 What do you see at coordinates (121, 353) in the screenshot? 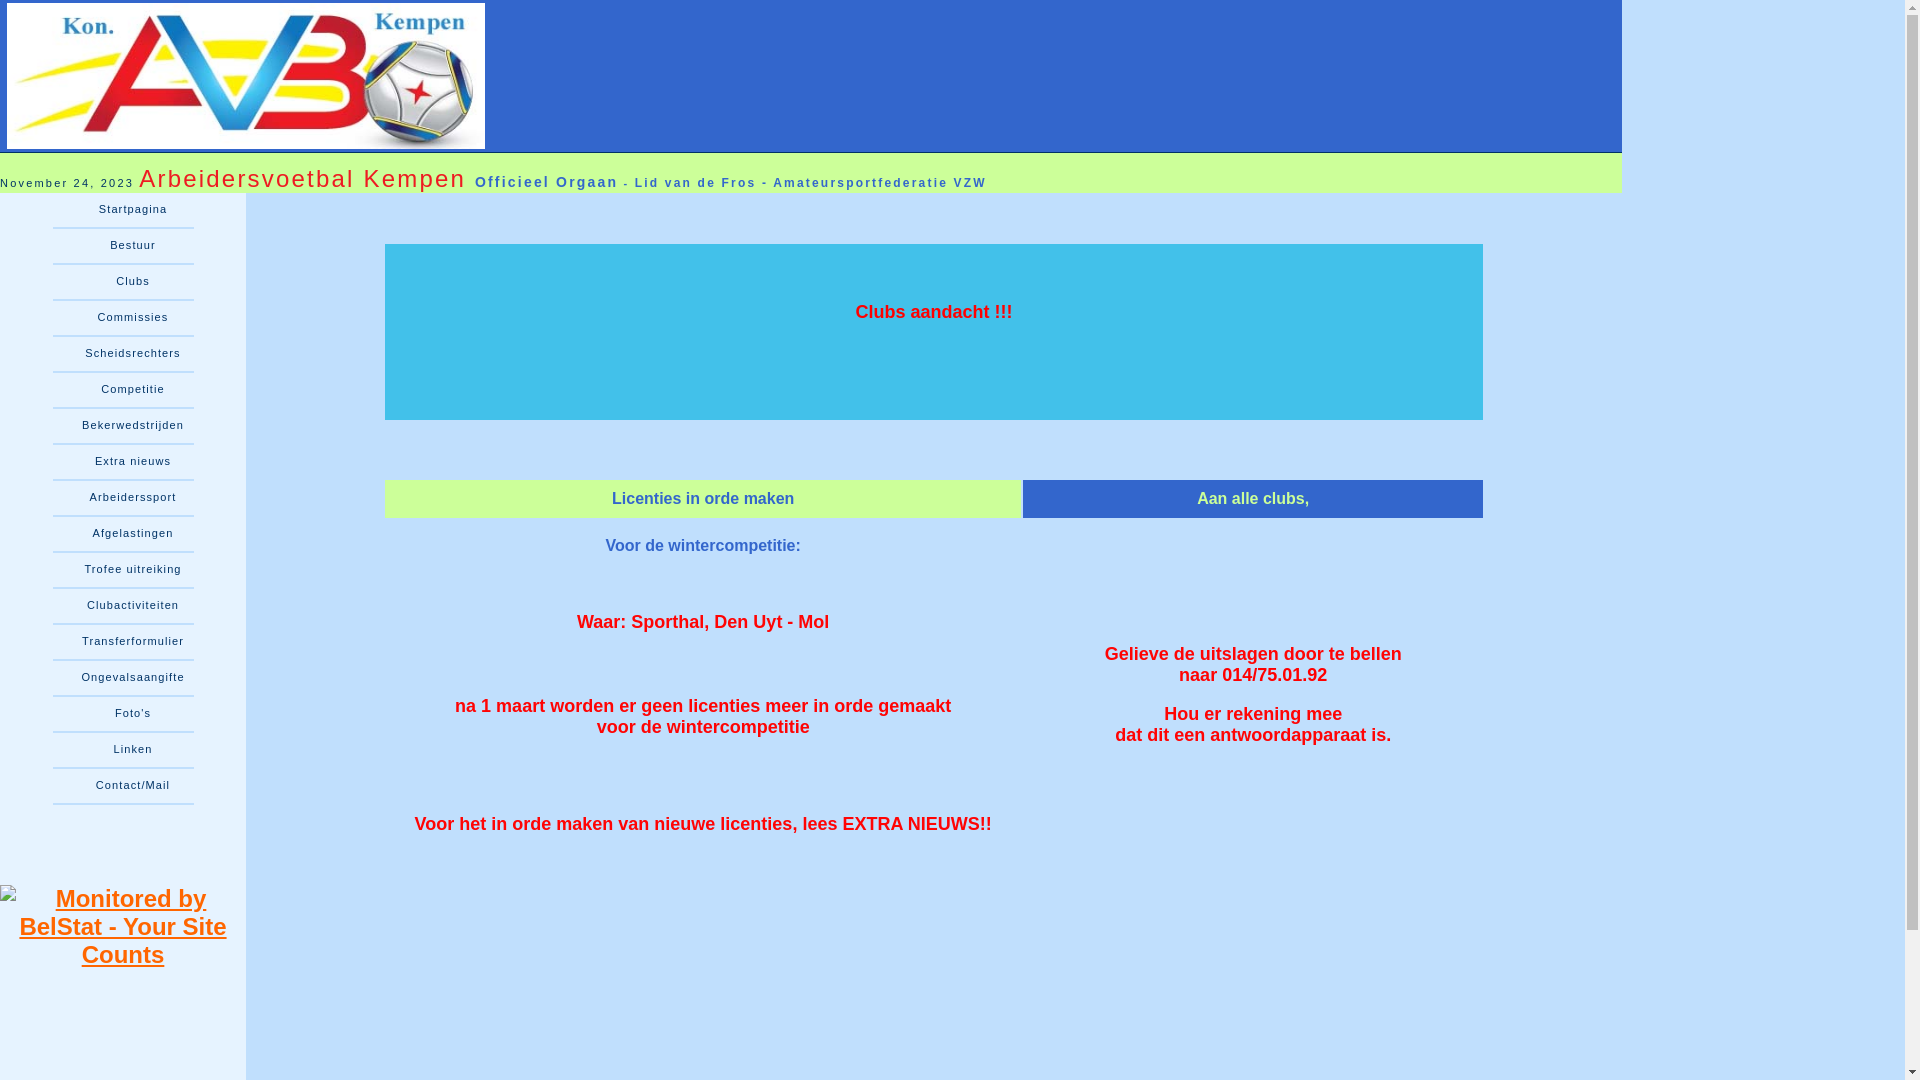
I see `'Scheidsrechters'` at bounding box center [121, 353].